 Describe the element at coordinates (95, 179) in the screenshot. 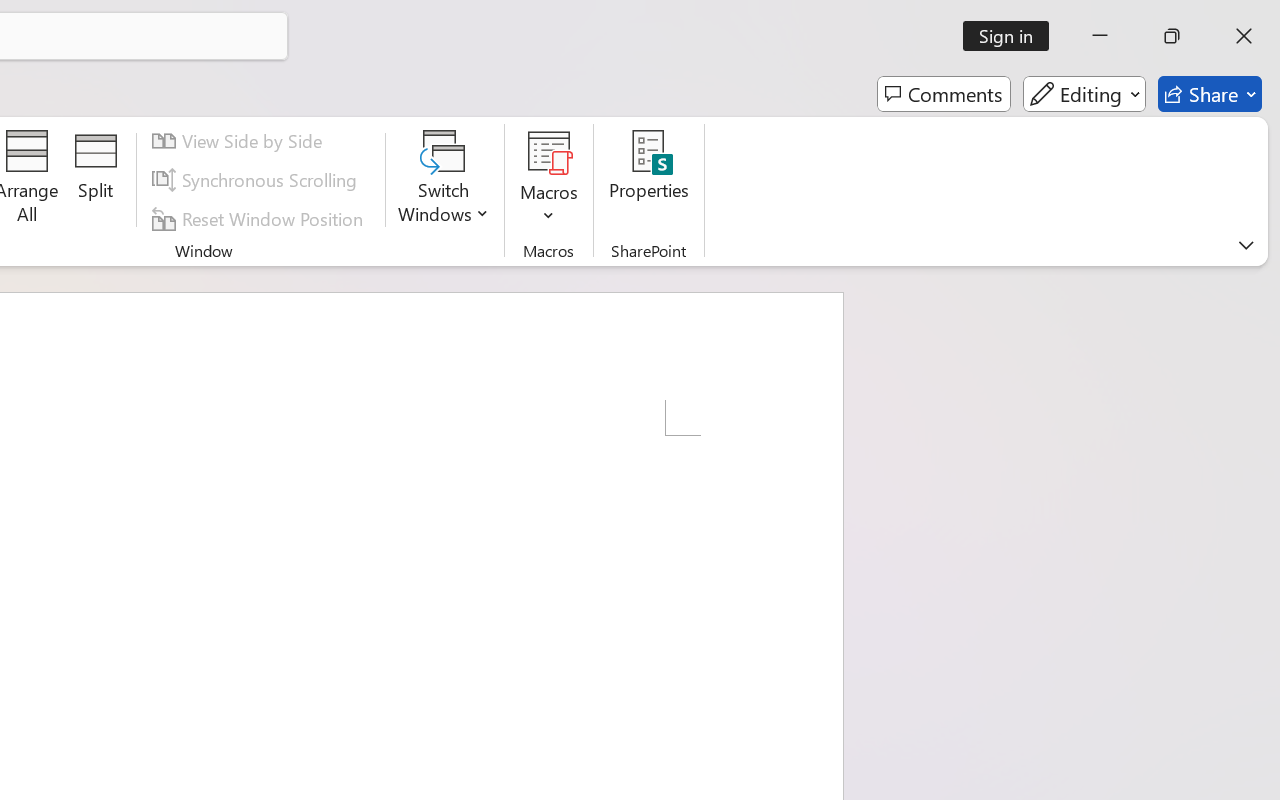

I see `'Split'` at that location.